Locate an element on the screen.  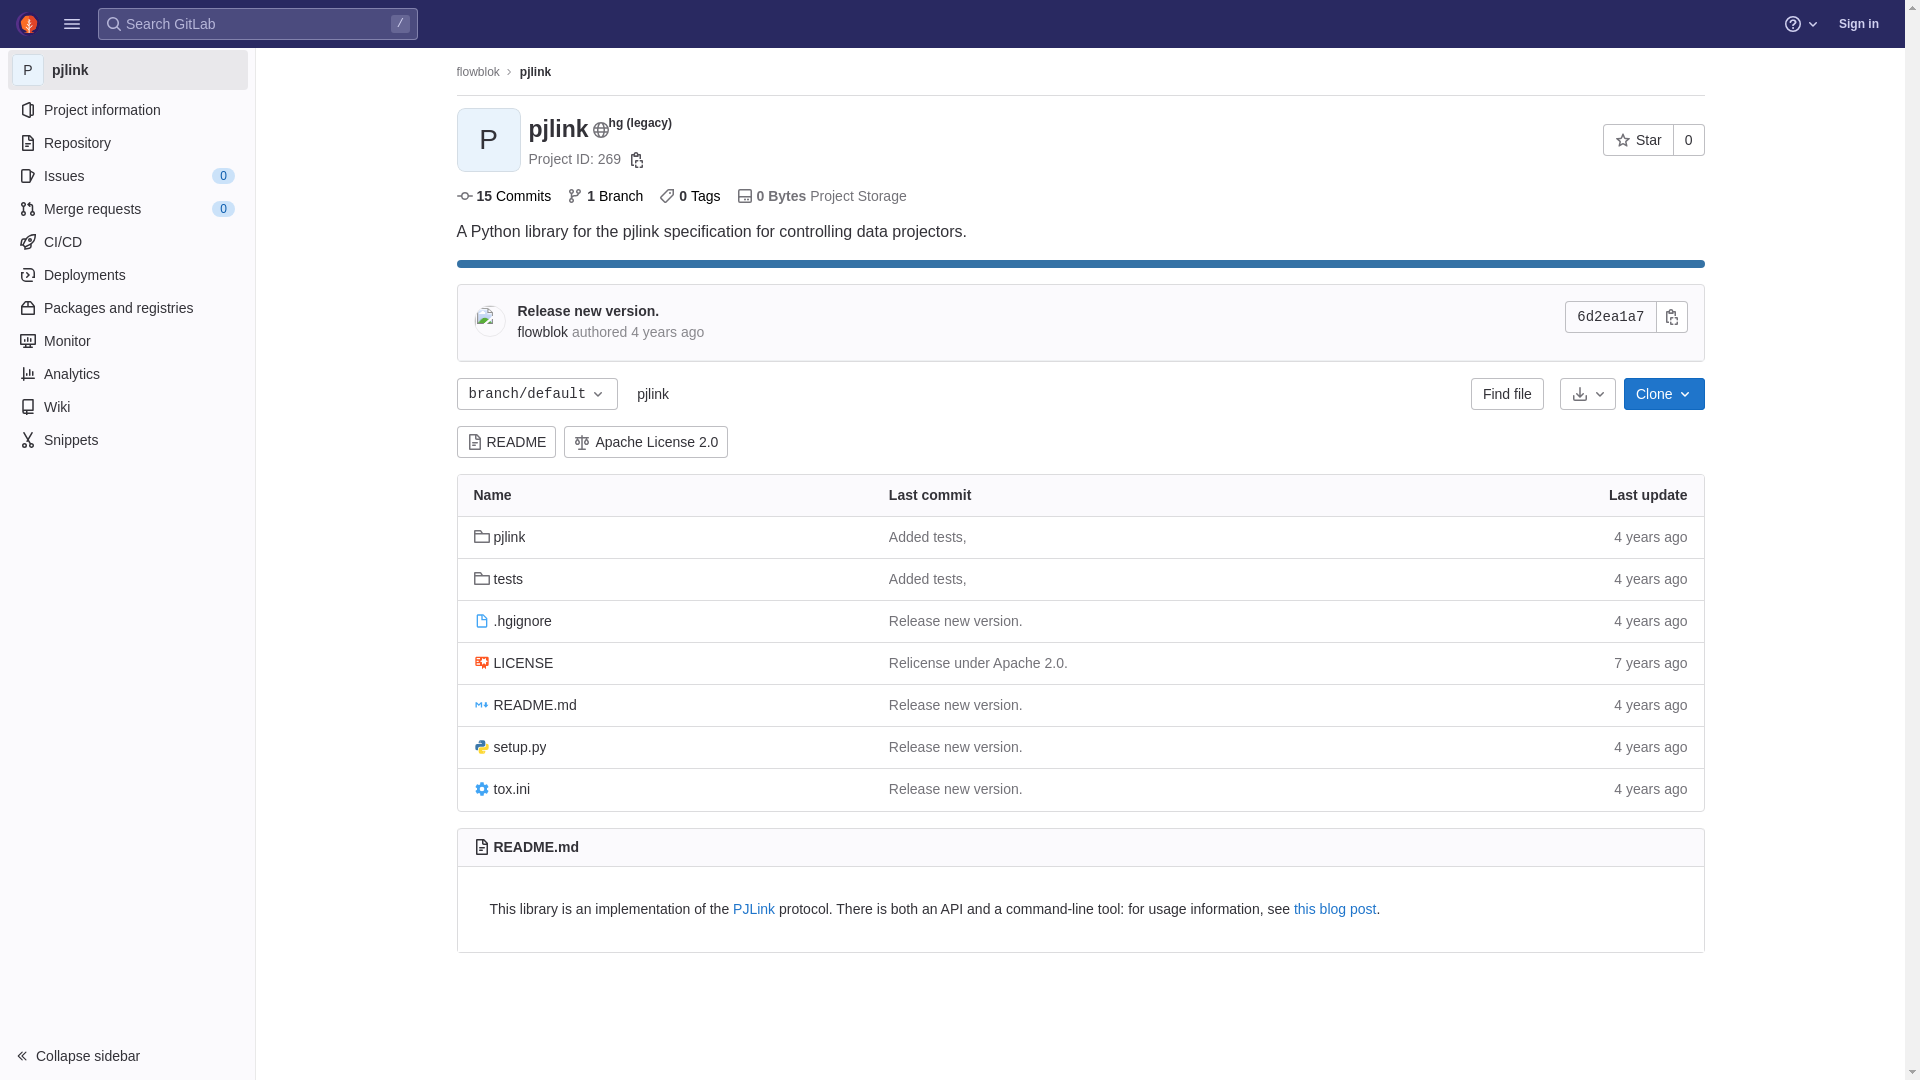
'Issues is located at coordinates (126, 175).